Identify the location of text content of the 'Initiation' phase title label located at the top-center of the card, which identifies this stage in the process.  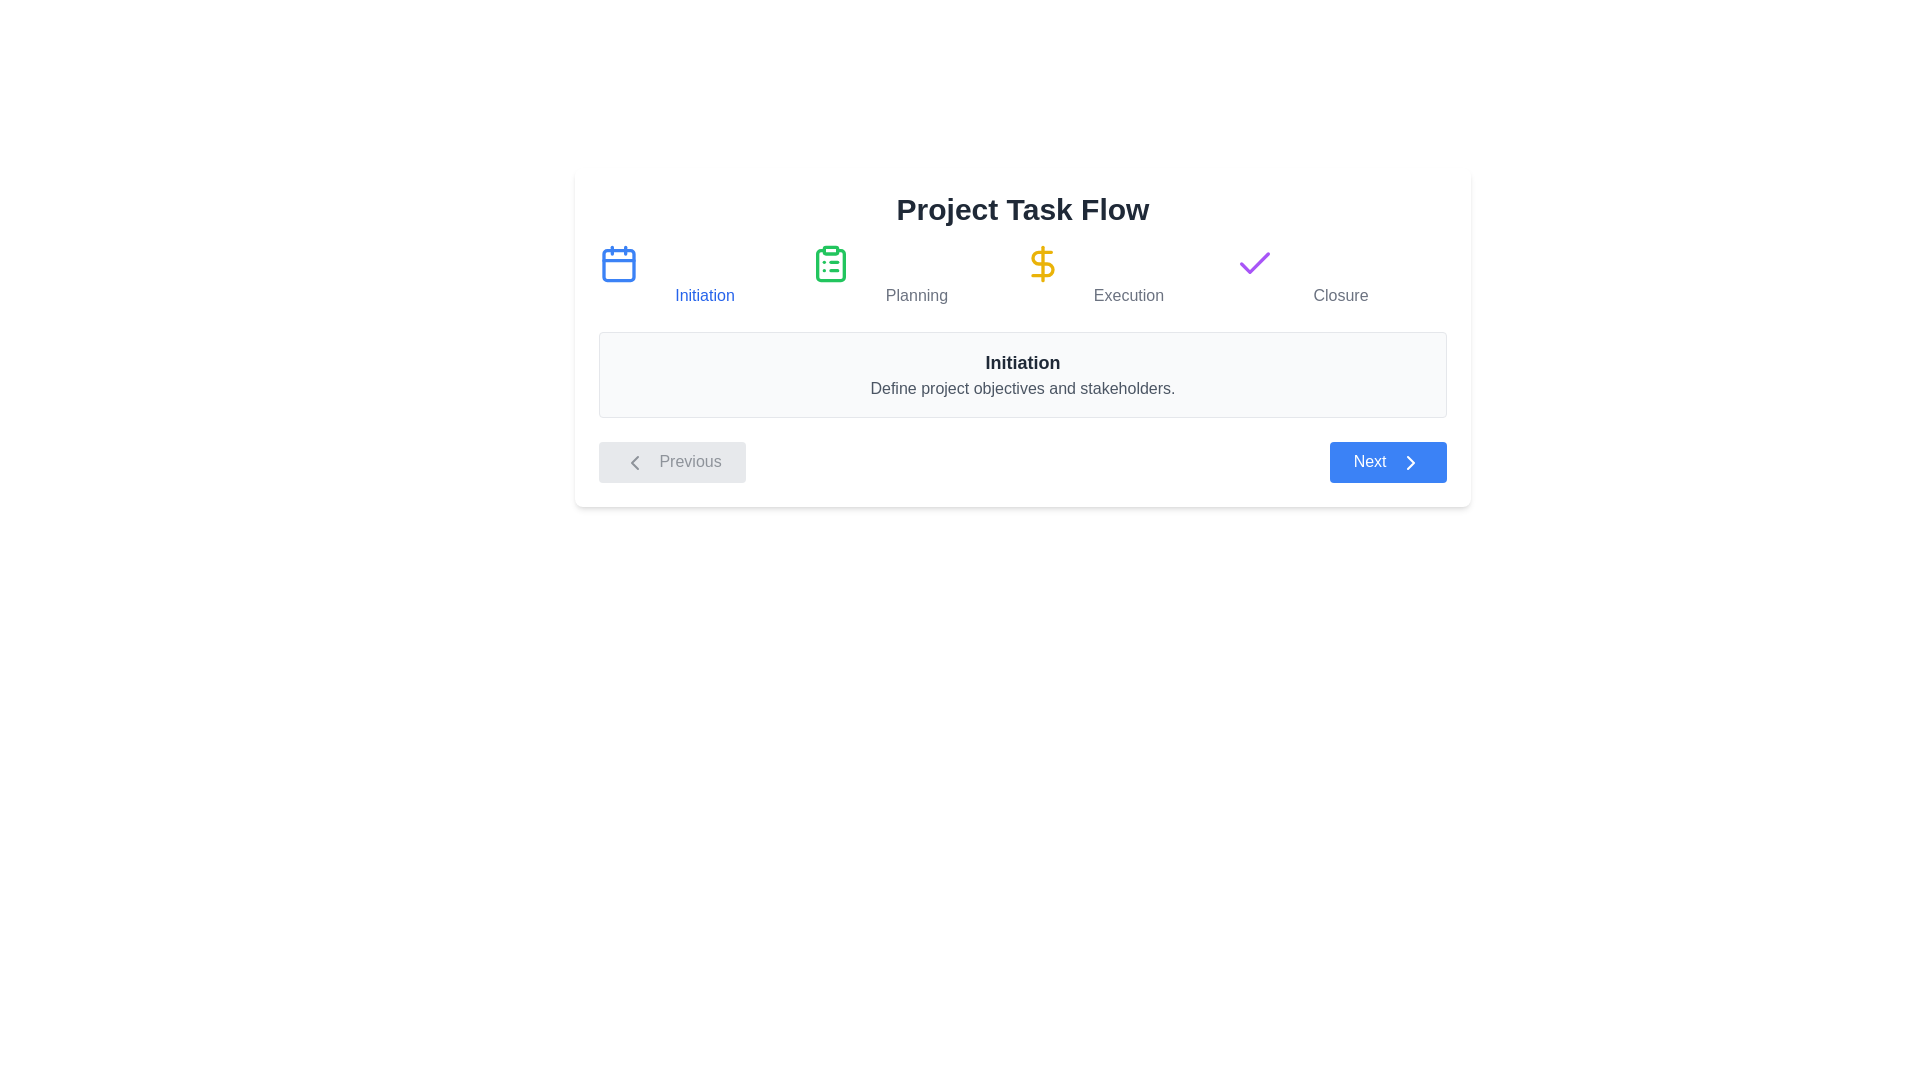
(1022, 362).